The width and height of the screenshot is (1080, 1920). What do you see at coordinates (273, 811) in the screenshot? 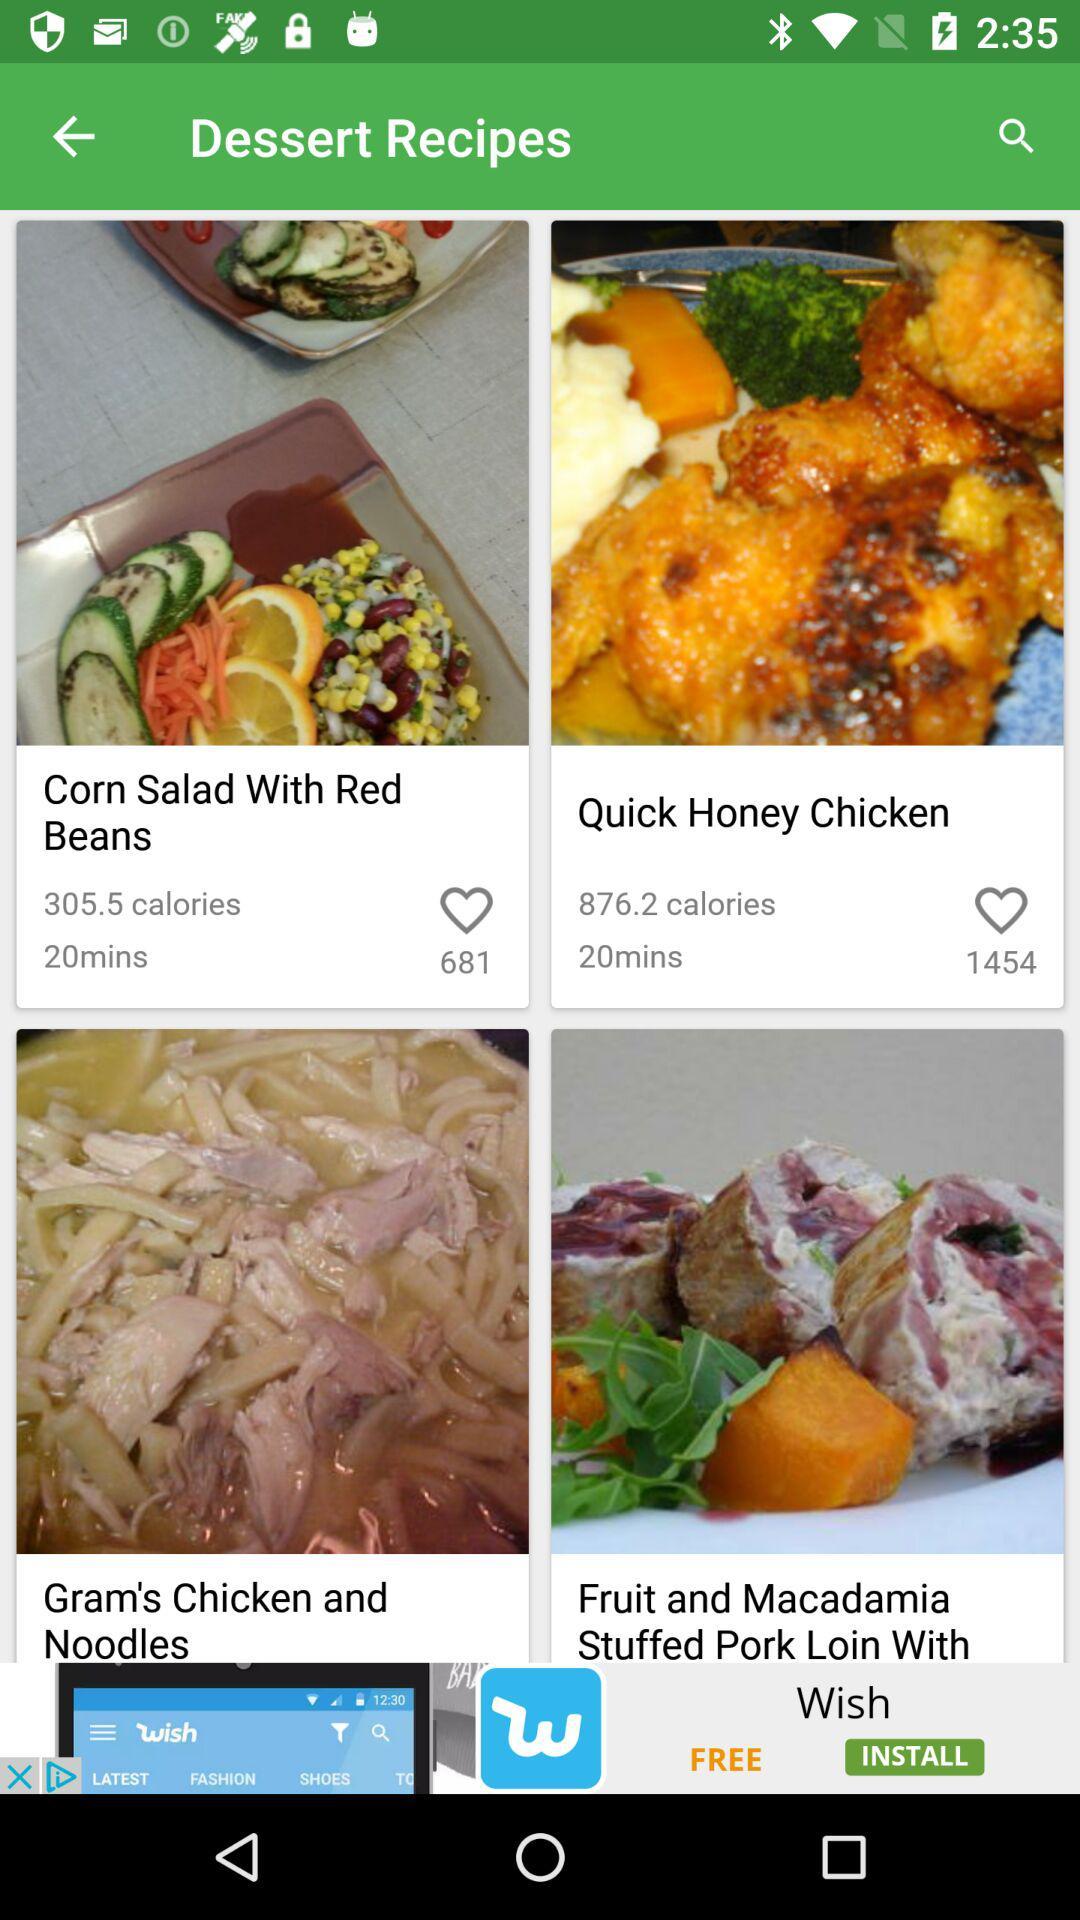
I see `the text below the first image` at bounding box center [273, 811].